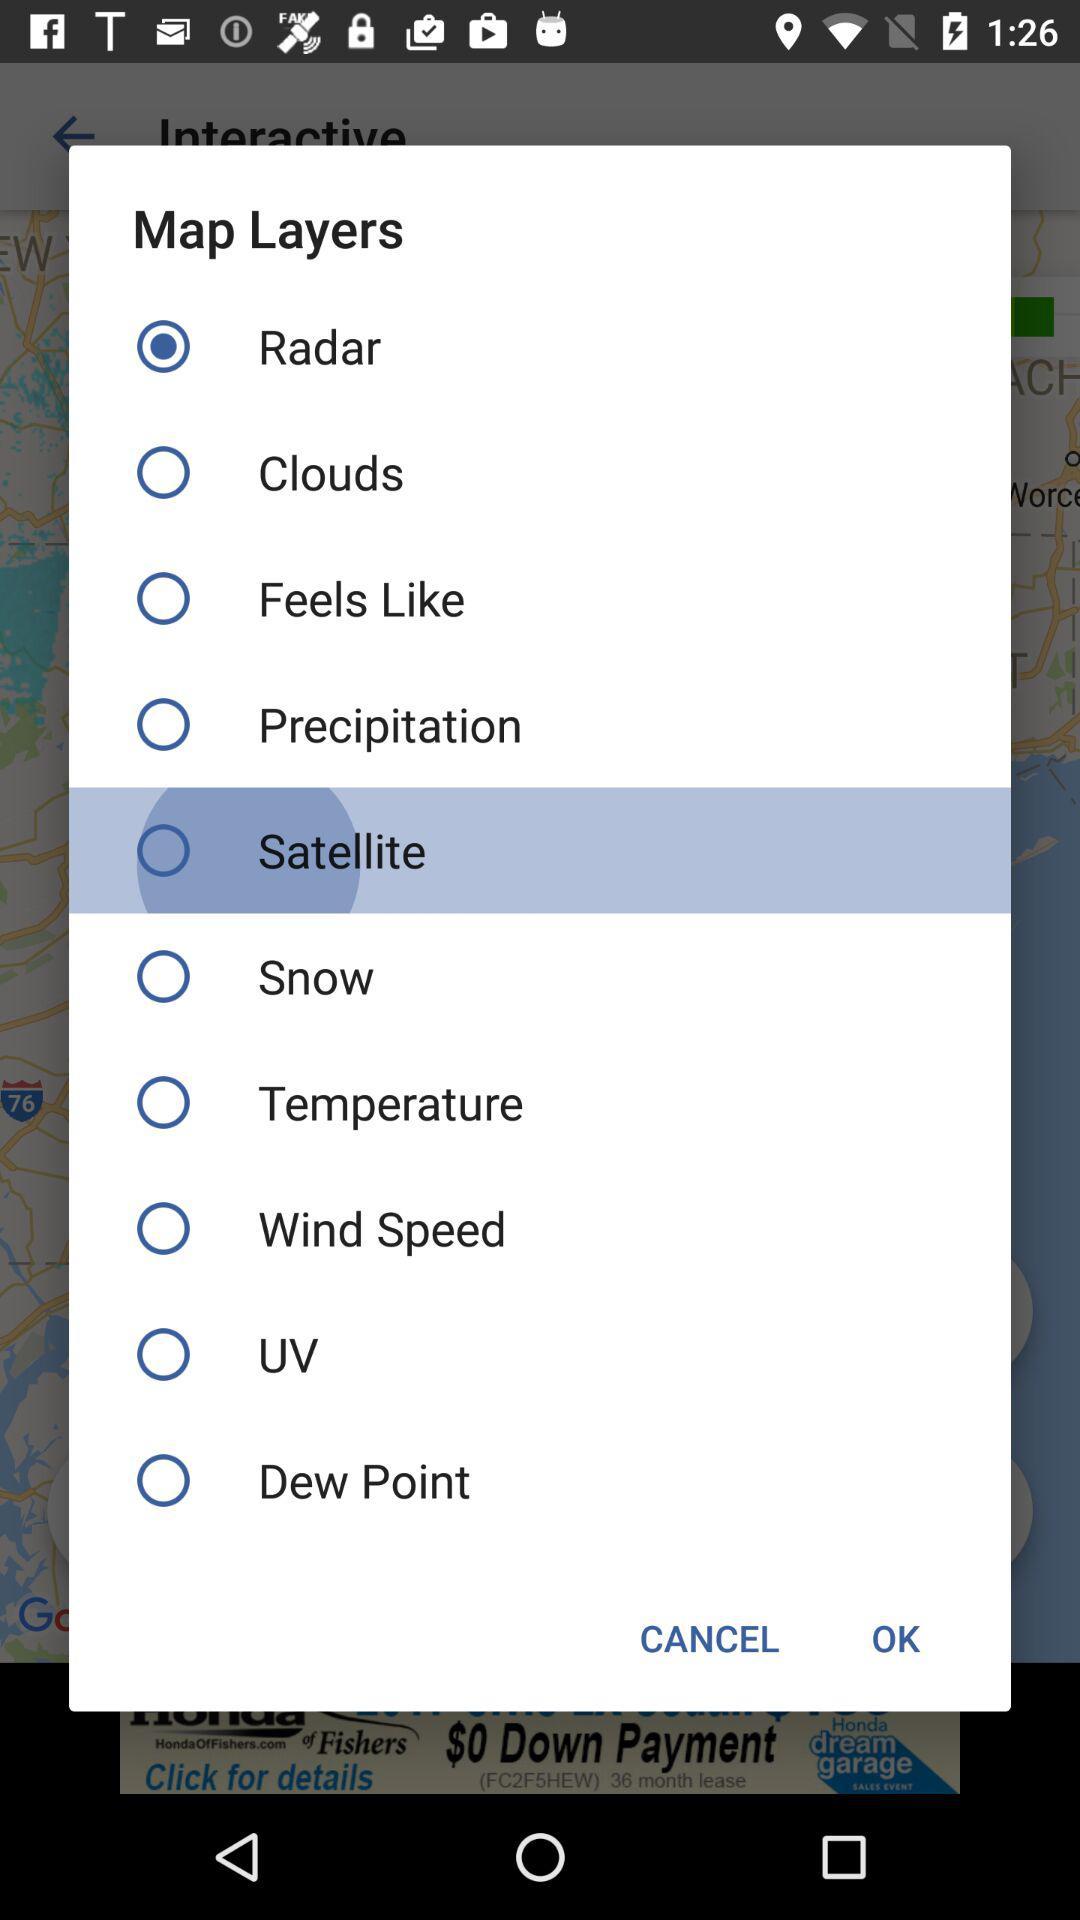 This screenshot has width=1080, height=1920. I want to click on ok, so click(894, 1637).